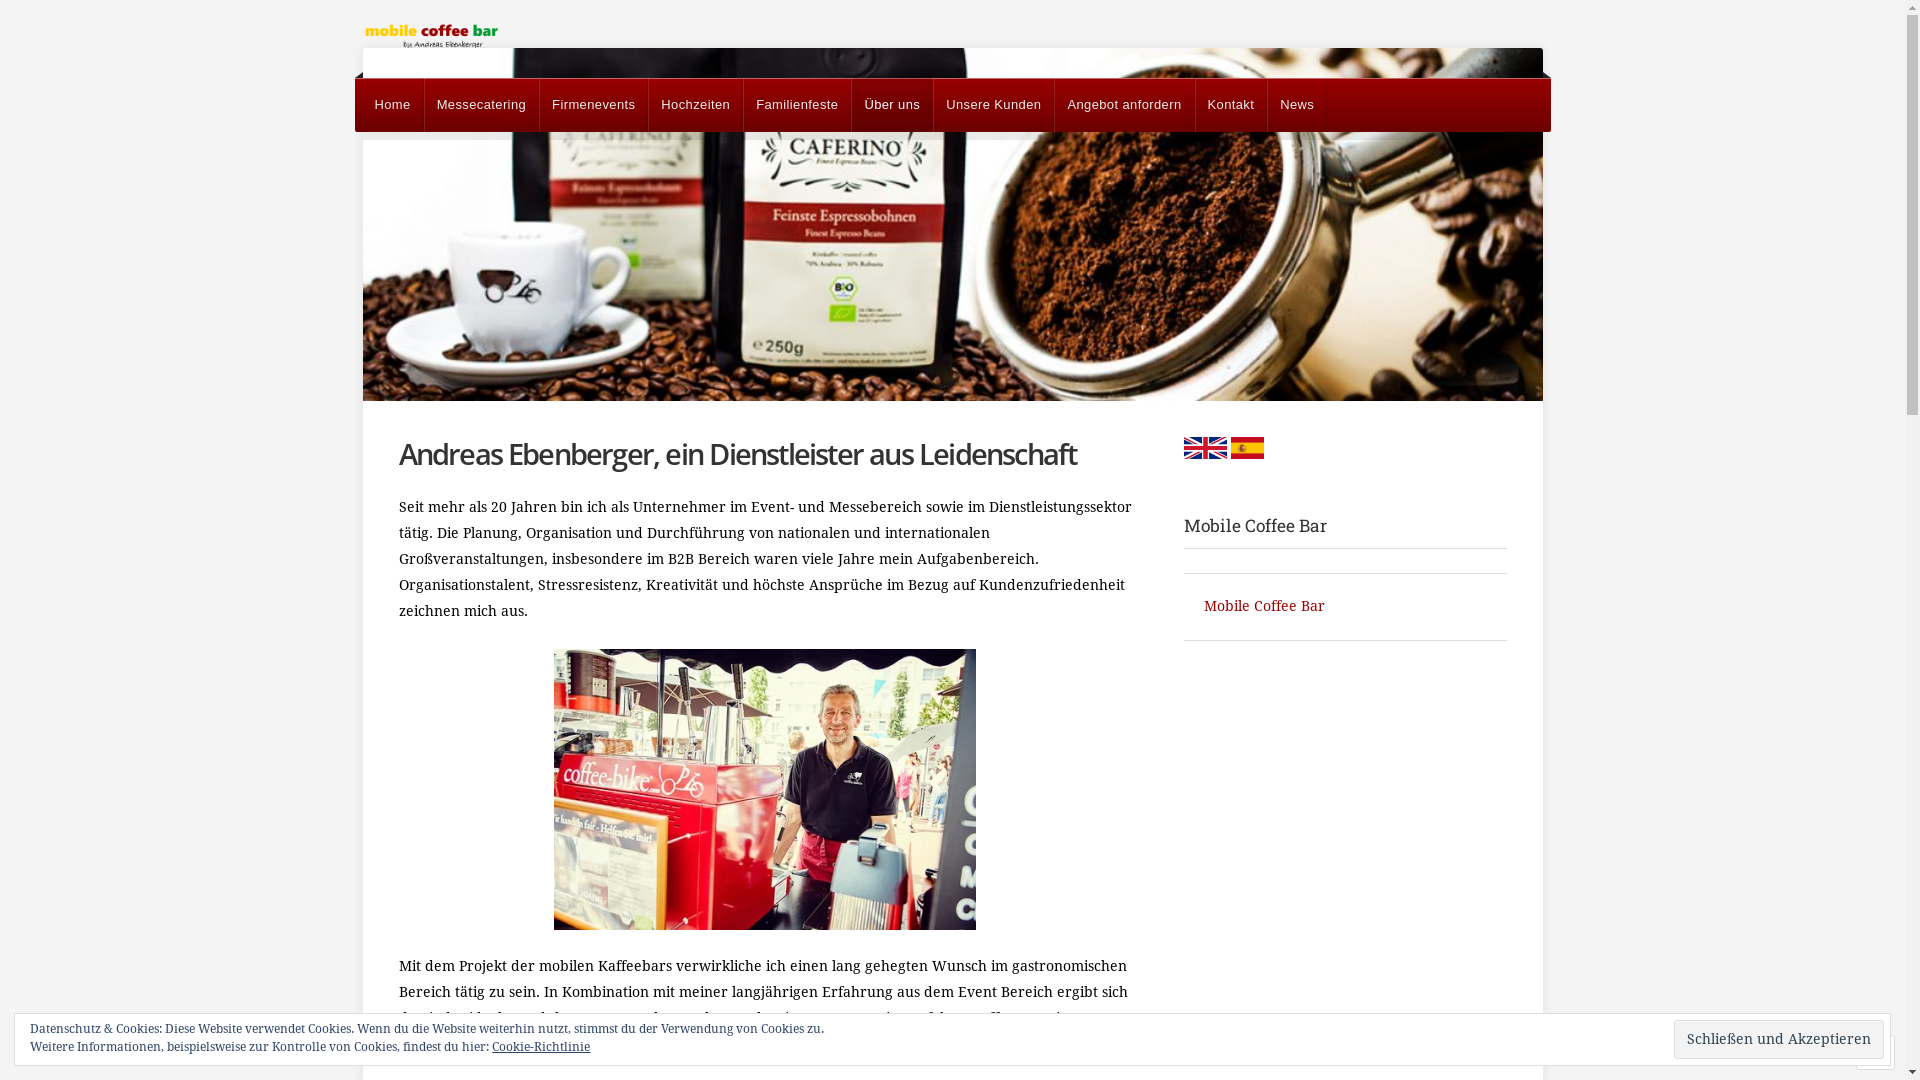 The height and width of the screenshot is (1080, 1920). What do you see at coordinates (392, 104) in the screenshot?
I see `'Home'` at bounding box center [392, 104].